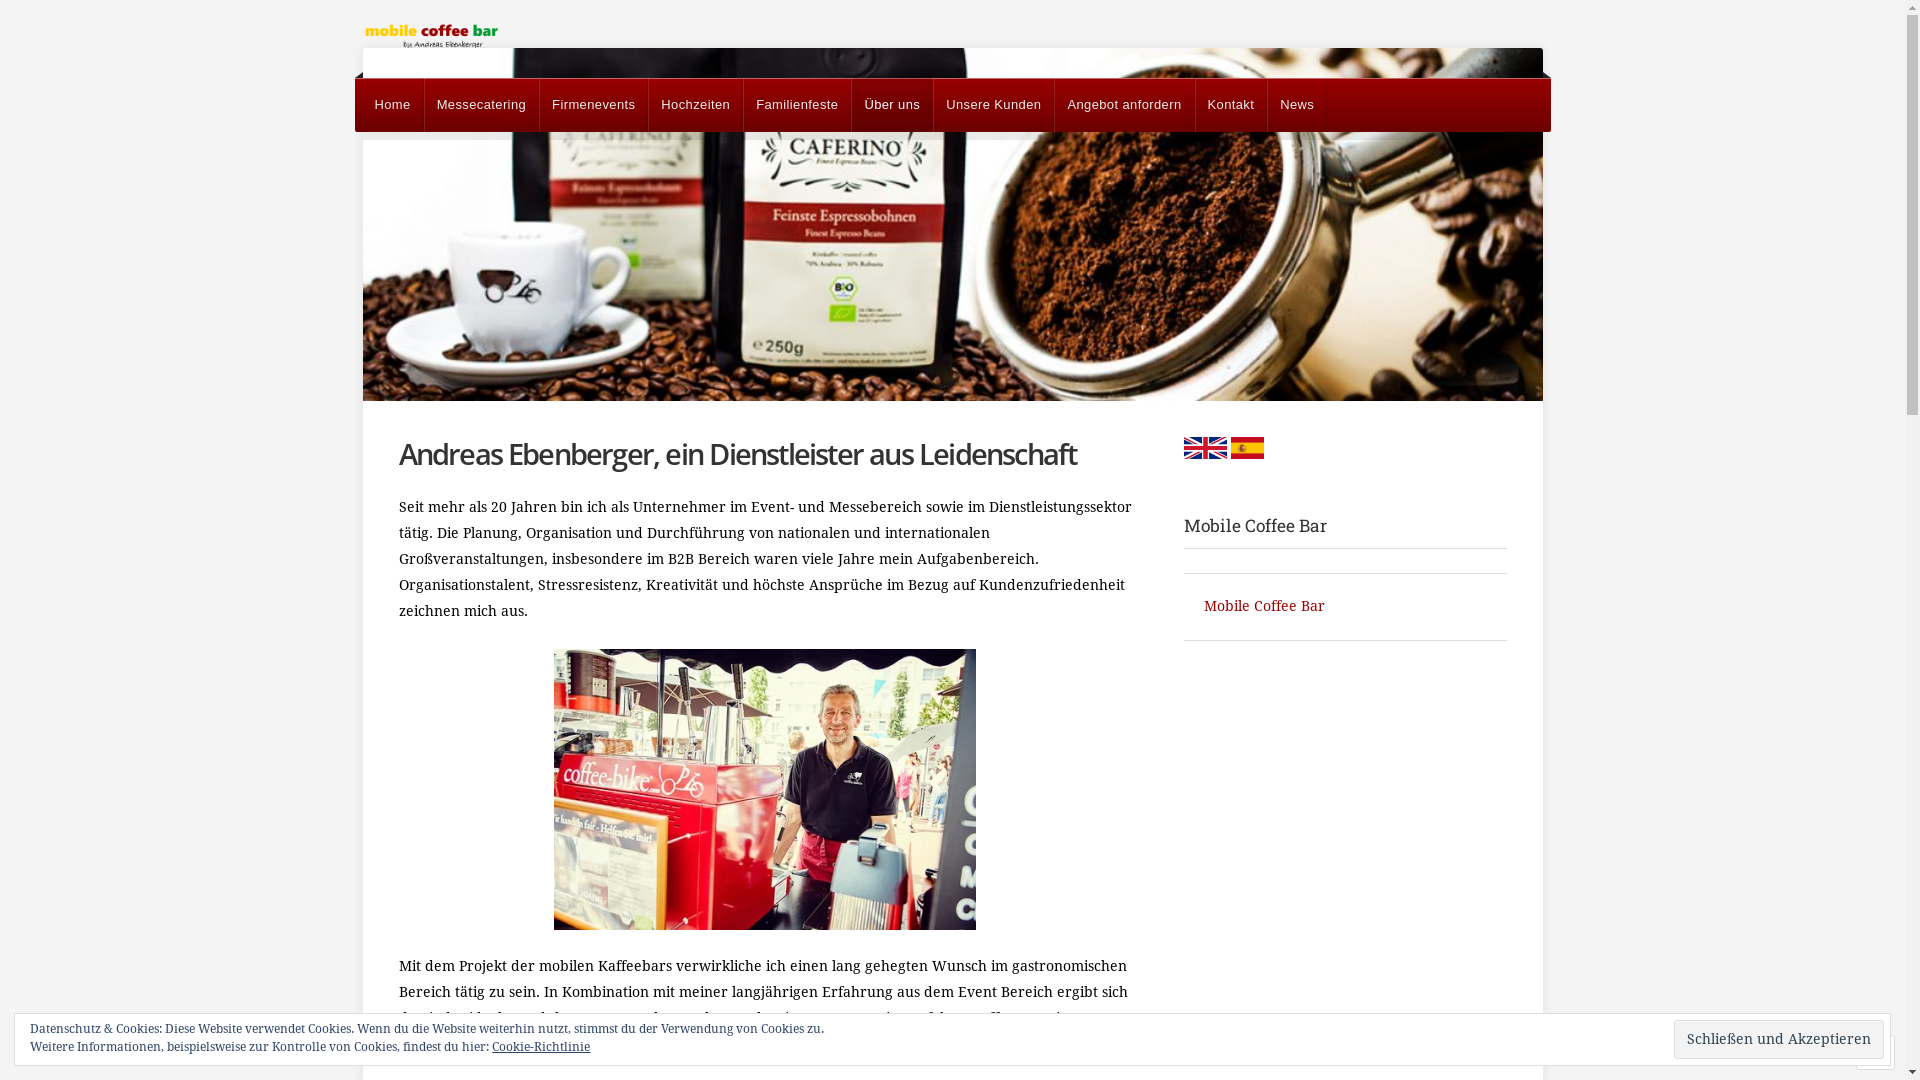 The height and width of the screenshot is (1080, 1920). What do you see at coordinates (392, 104) in the screenshot?
I see `'Home'` at bounding box center [392, 104].